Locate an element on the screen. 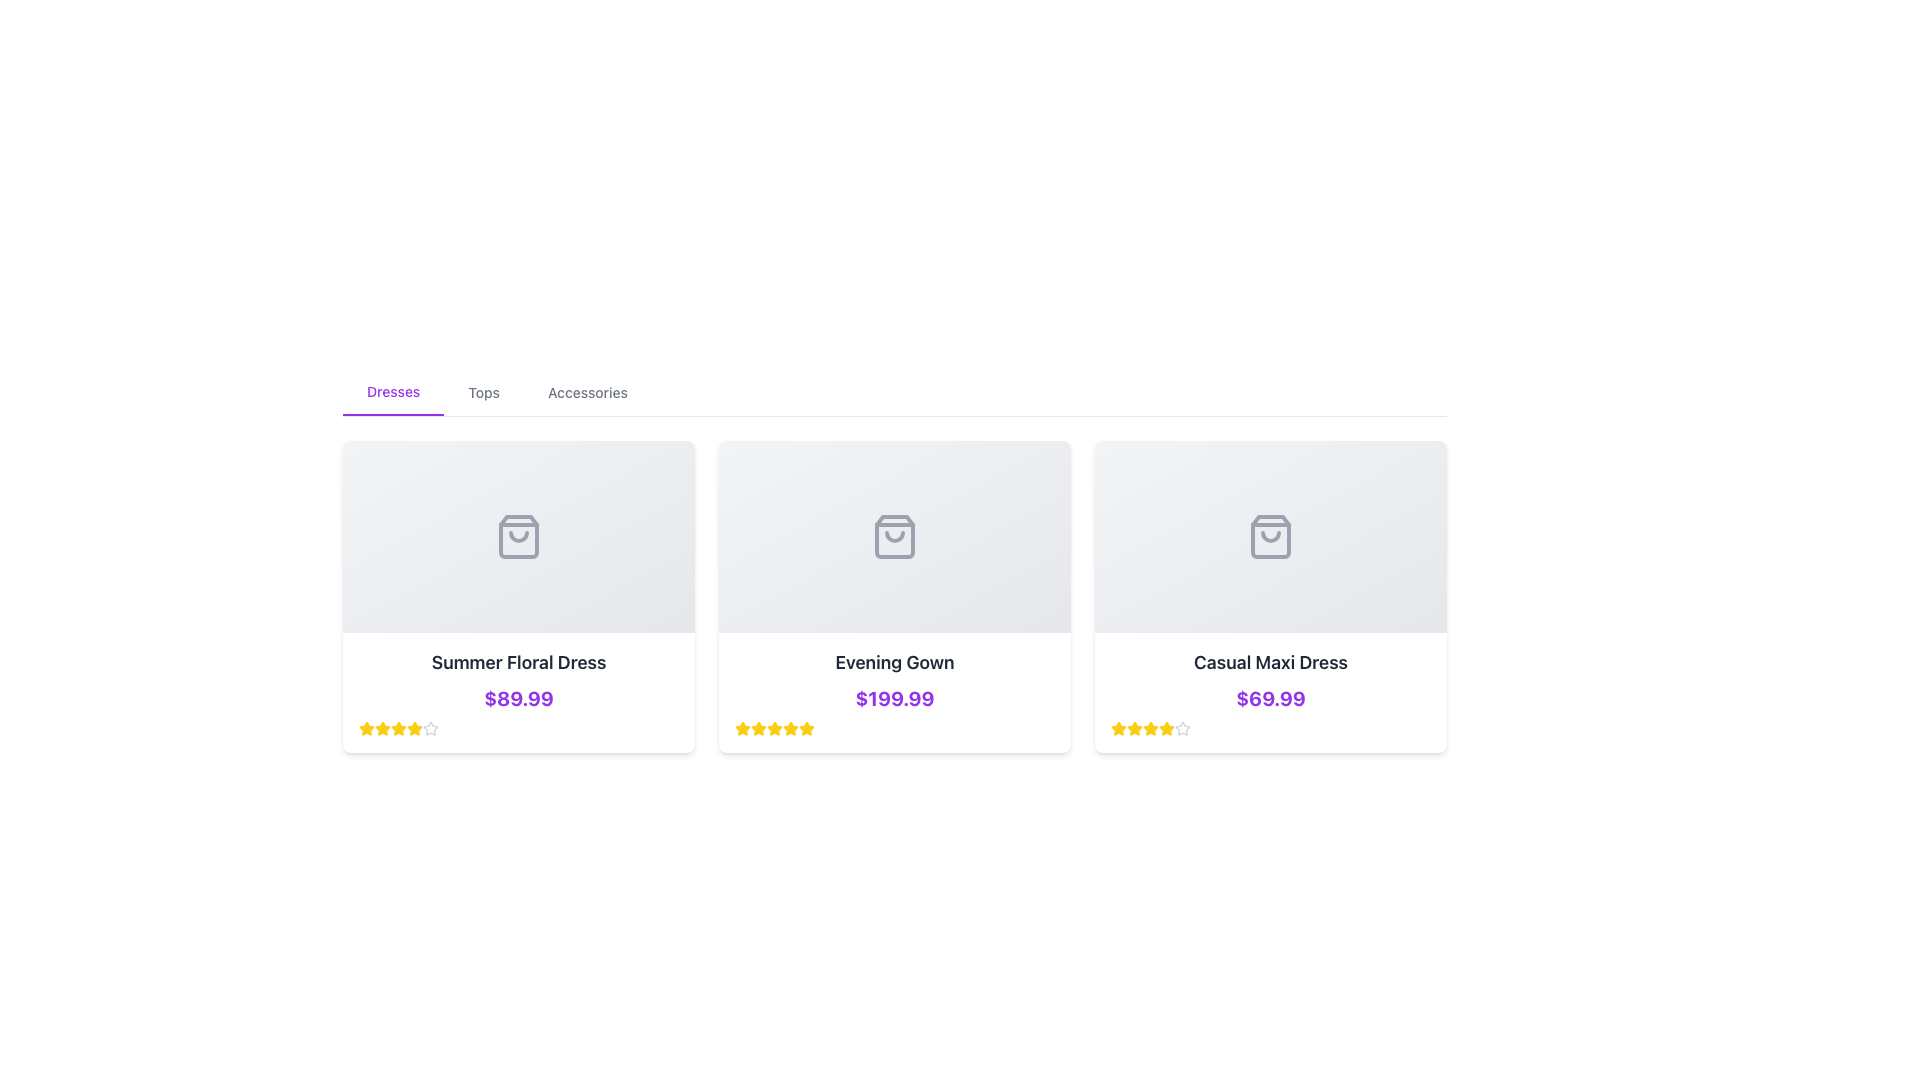  the price text label for the 'Evening Gown' product located in the center card below the product name and above the star ratings, if it is interactive is located at coordinates (893, 697).